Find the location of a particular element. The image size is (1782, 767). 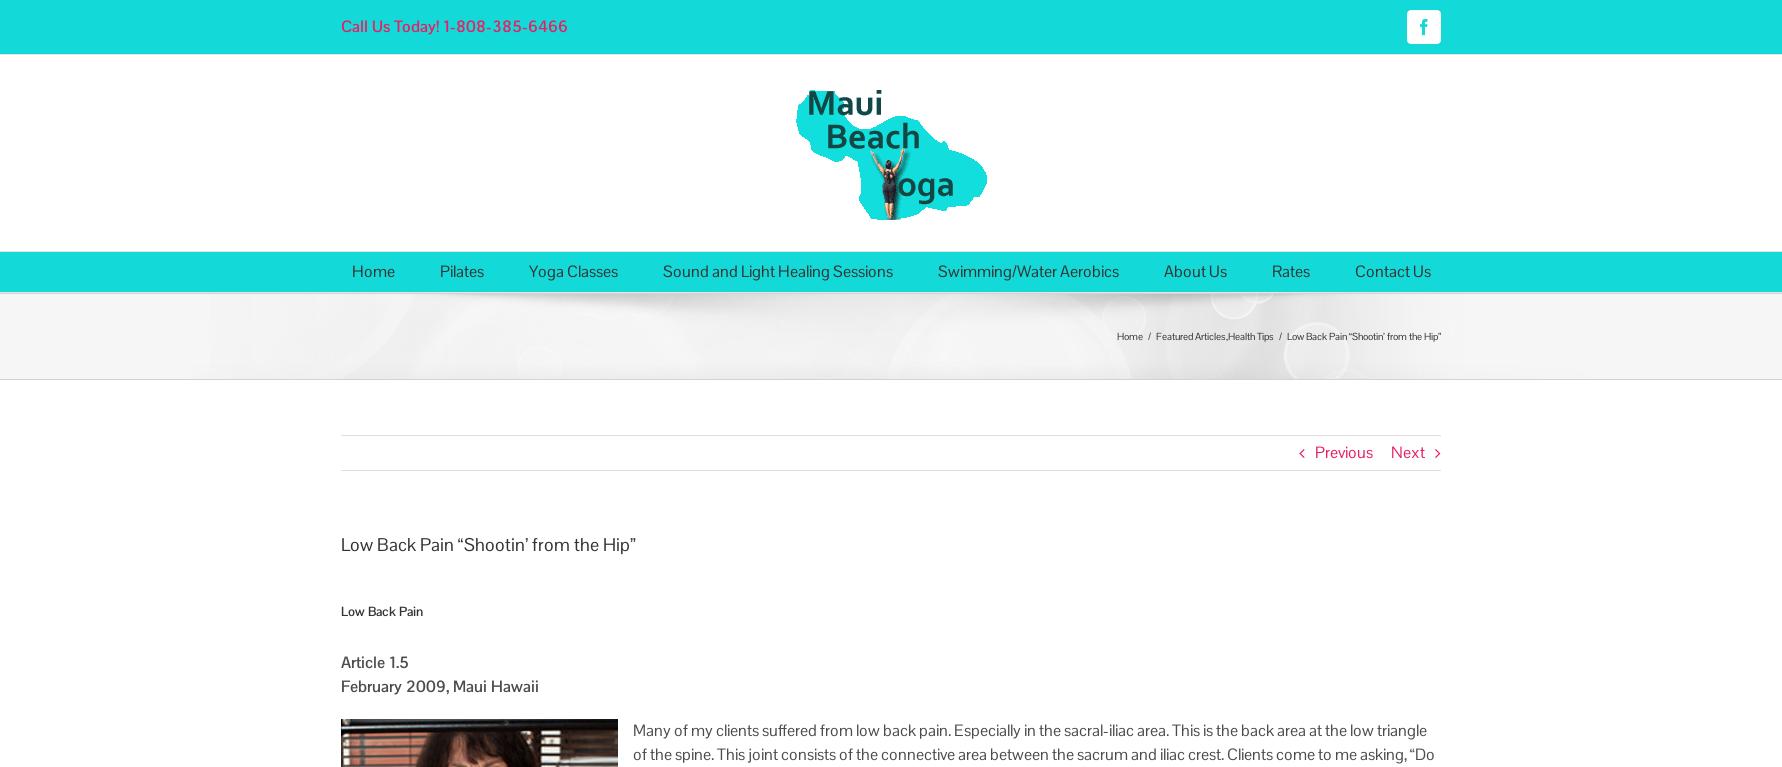

'Low Back Pain' is located at coordinates (382, 610).